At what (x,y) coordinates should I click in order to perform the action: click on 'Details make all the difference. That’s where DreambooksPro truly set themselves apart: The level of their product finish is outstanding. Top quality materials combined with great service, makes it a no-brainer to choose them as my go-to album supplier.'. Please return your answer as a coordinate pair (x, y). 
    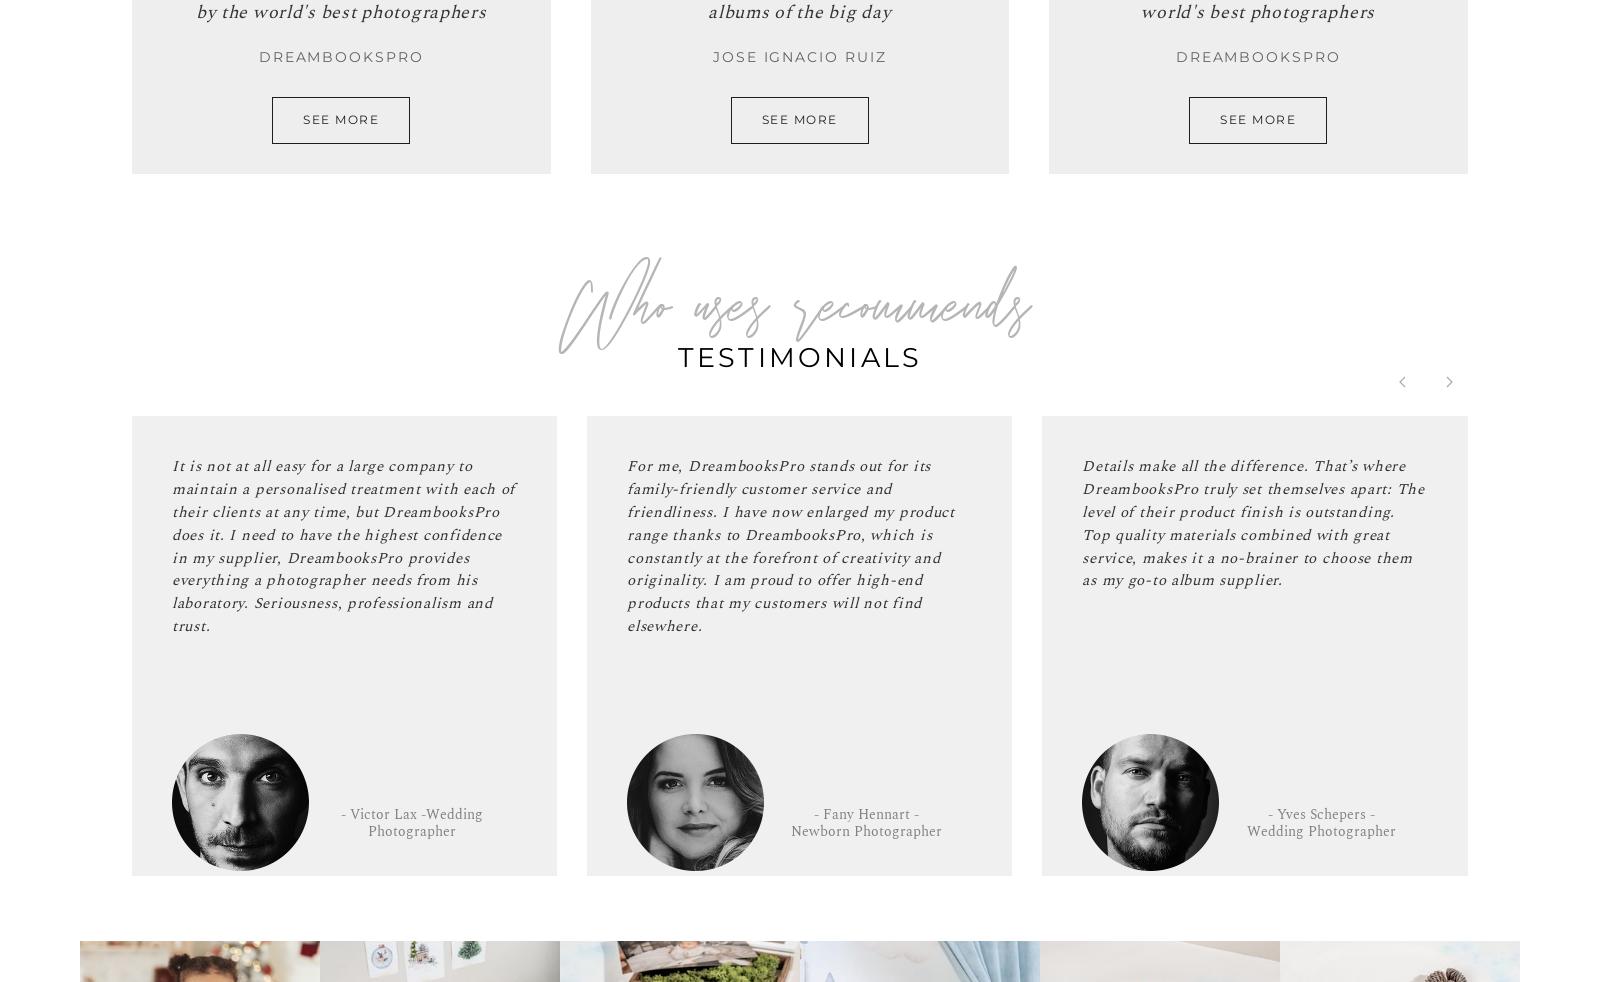
    Looking at the image, I should click on (1251, 522).